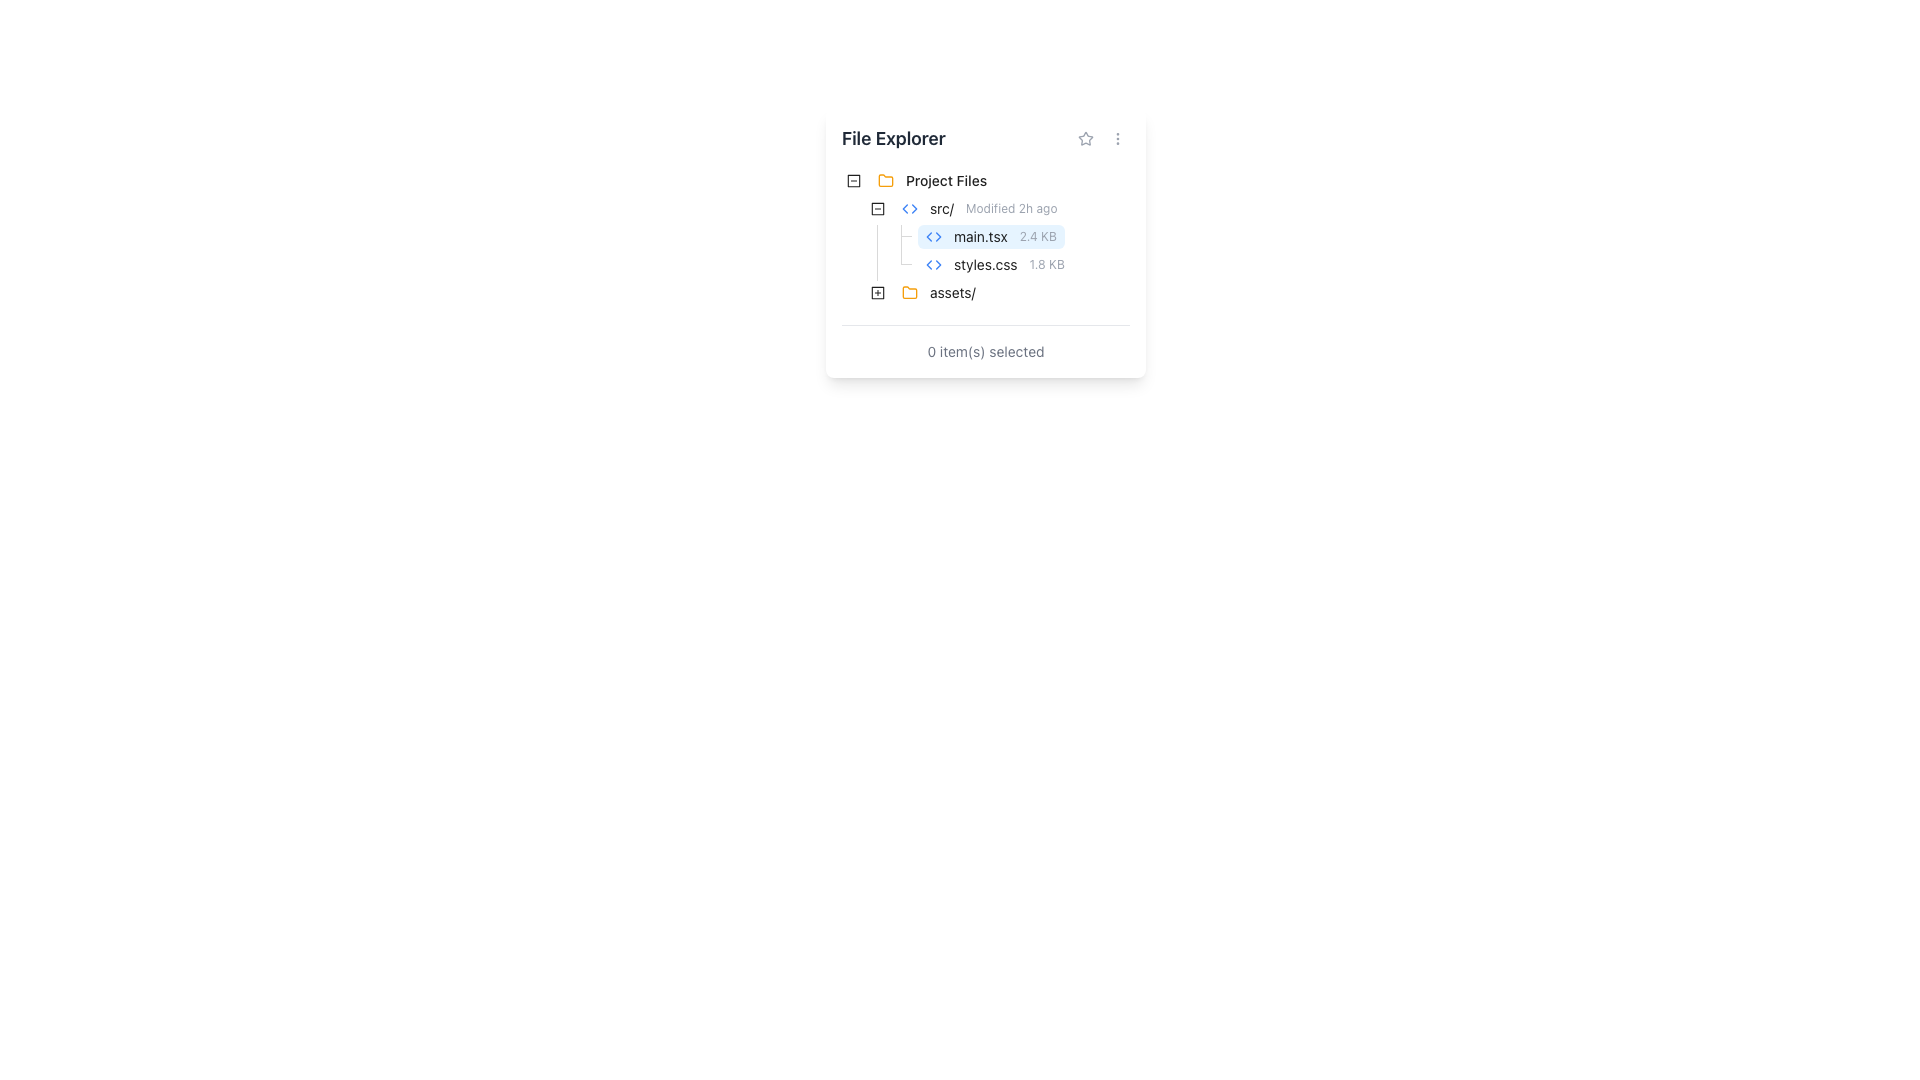 The image size is (1920, 1080). Describe the element at coordinates (892, 137) in the screenshot. I see `the 'File Explorer' text label, which is styled in bold and located at the top left corner of a card-like section` at that location.